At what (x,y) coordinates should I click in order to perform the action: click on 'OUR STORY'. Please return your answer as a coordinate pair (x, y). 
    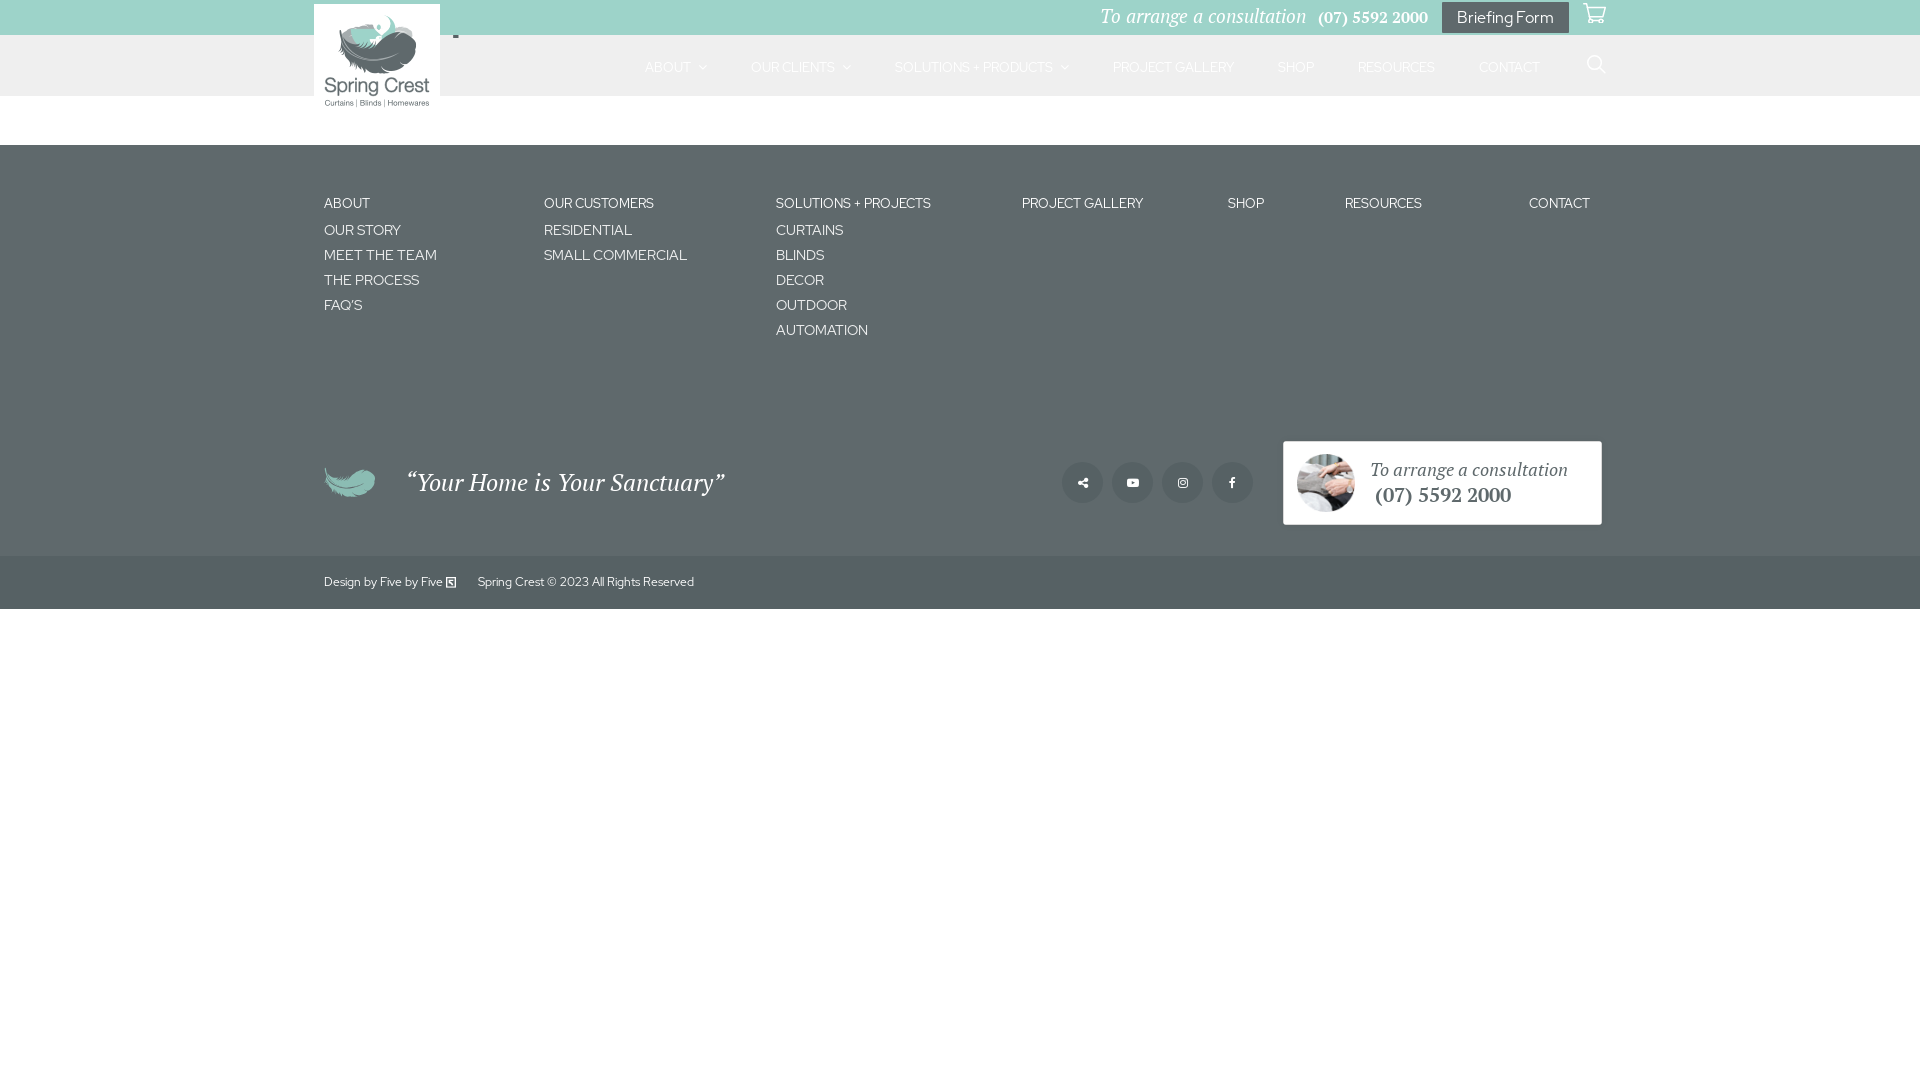
    Looking at the image, I should click on (422, 229).